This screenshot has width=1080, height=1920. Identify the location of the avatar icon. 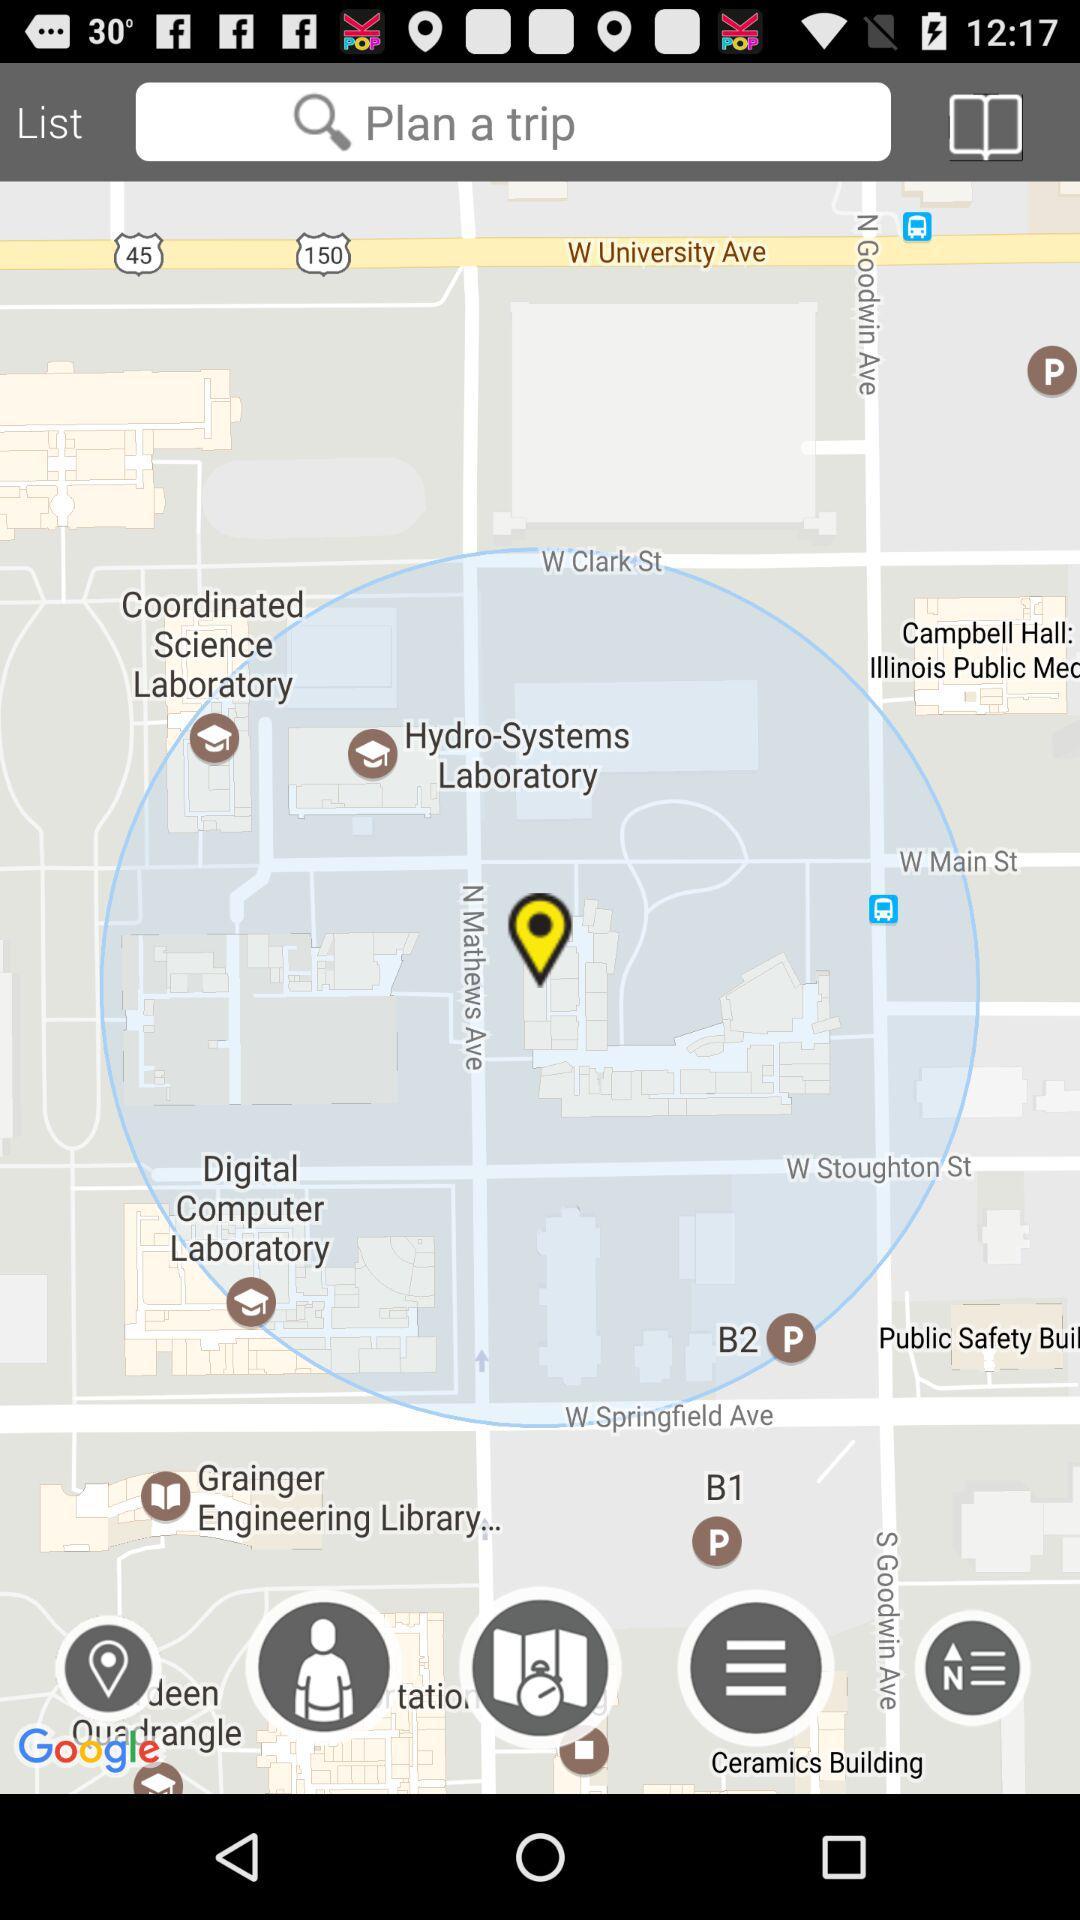
(323, 1785).